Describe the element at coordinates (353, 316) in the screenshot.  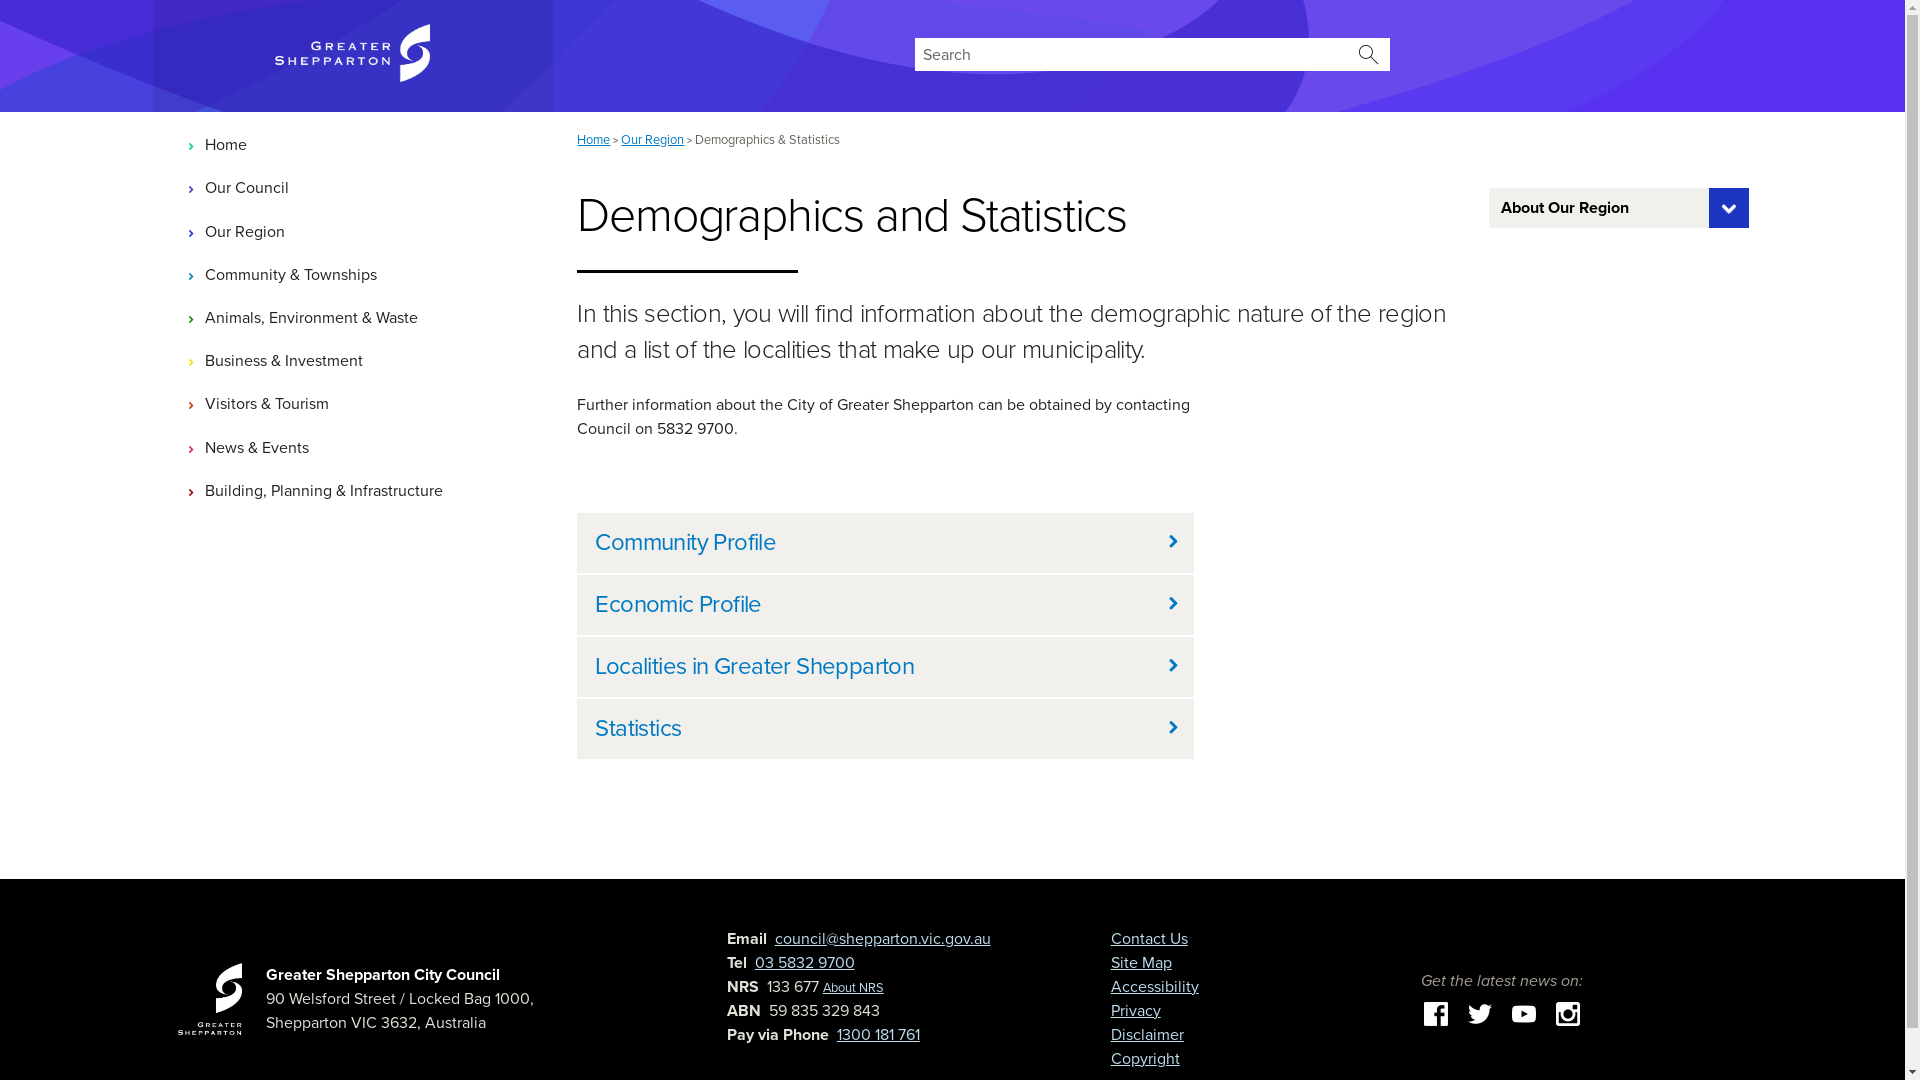
I see `'Animals, Environment & Waste'` at that location.